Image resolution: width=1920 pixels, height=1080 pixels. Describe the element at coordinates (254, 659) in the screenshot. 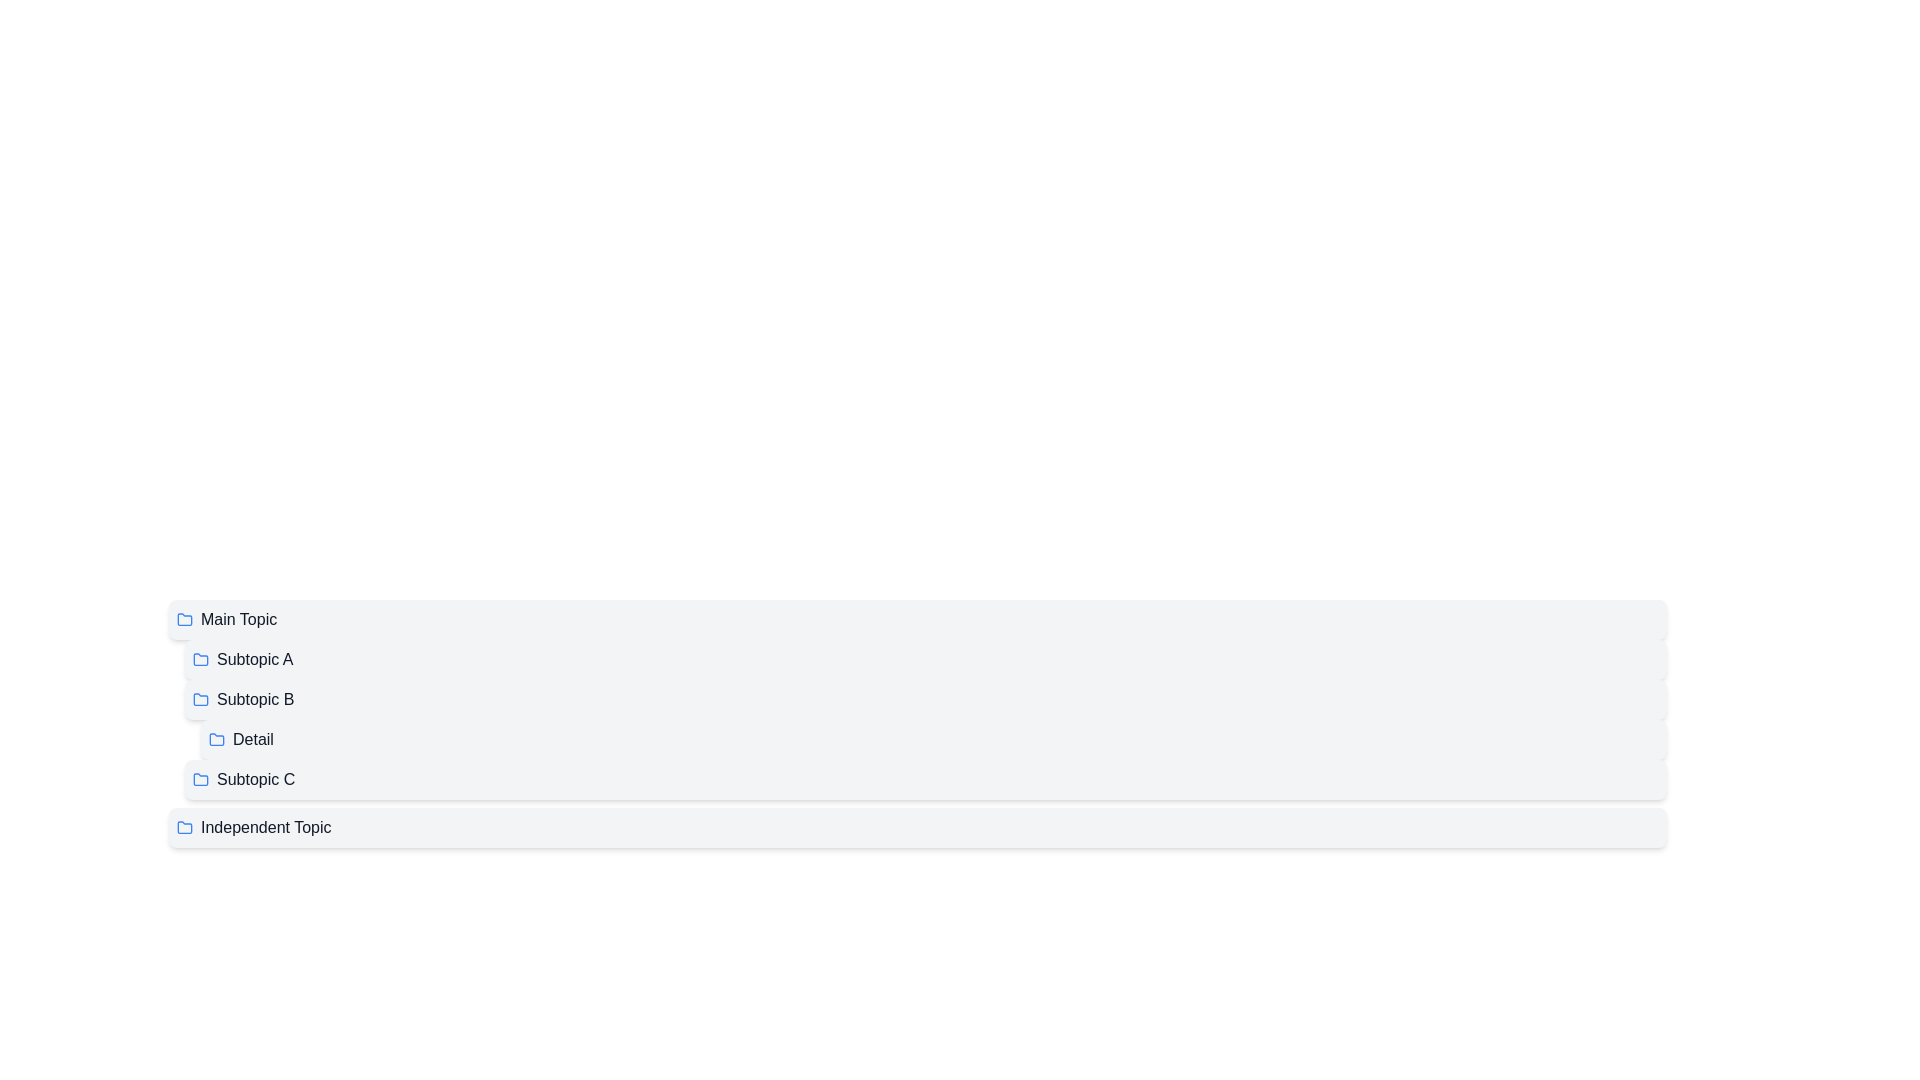

I see `the text label displaying 'Subtopic A', which is styled in bold dark gray and located next to a blue folder icon in the hierarchical list under 'Main Topic'` at that location.